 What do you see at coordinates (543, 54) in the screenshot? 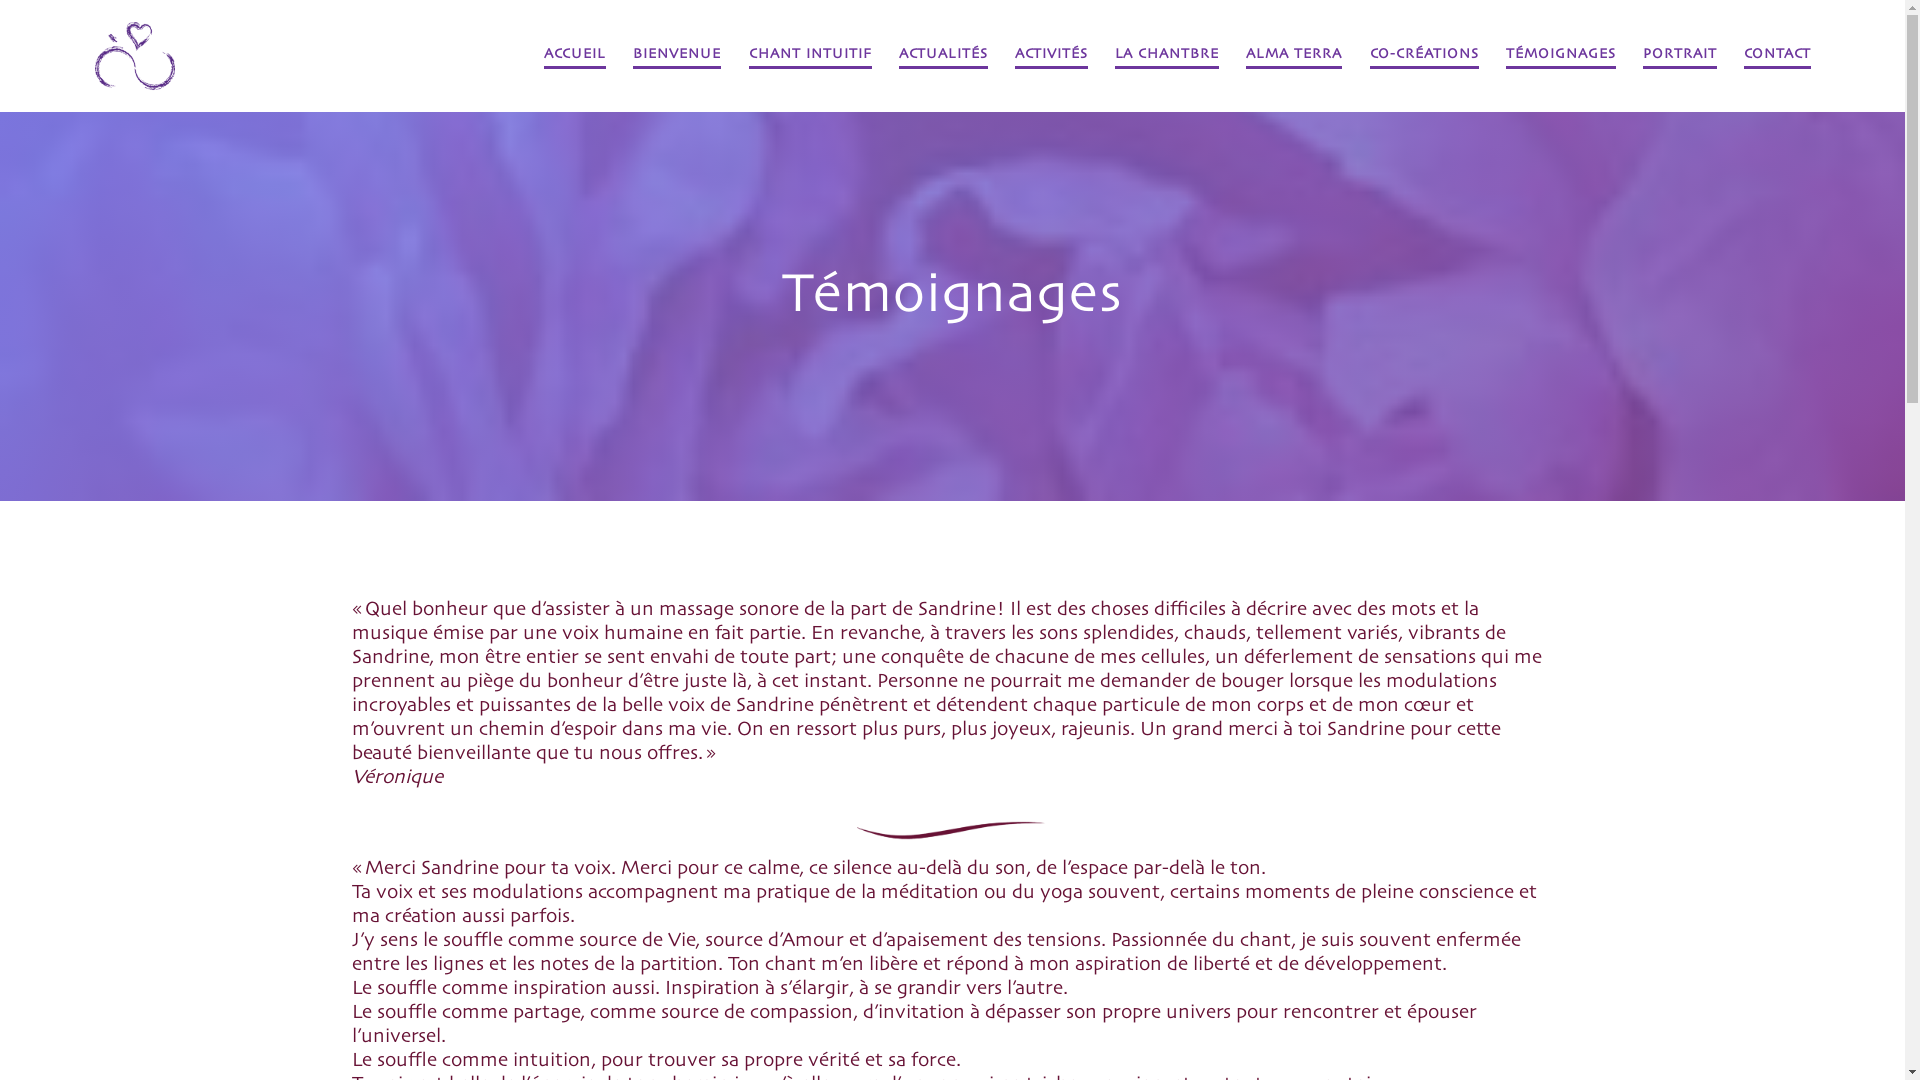
I see `'ACCUEIL'` at bounding box center [543, 54].